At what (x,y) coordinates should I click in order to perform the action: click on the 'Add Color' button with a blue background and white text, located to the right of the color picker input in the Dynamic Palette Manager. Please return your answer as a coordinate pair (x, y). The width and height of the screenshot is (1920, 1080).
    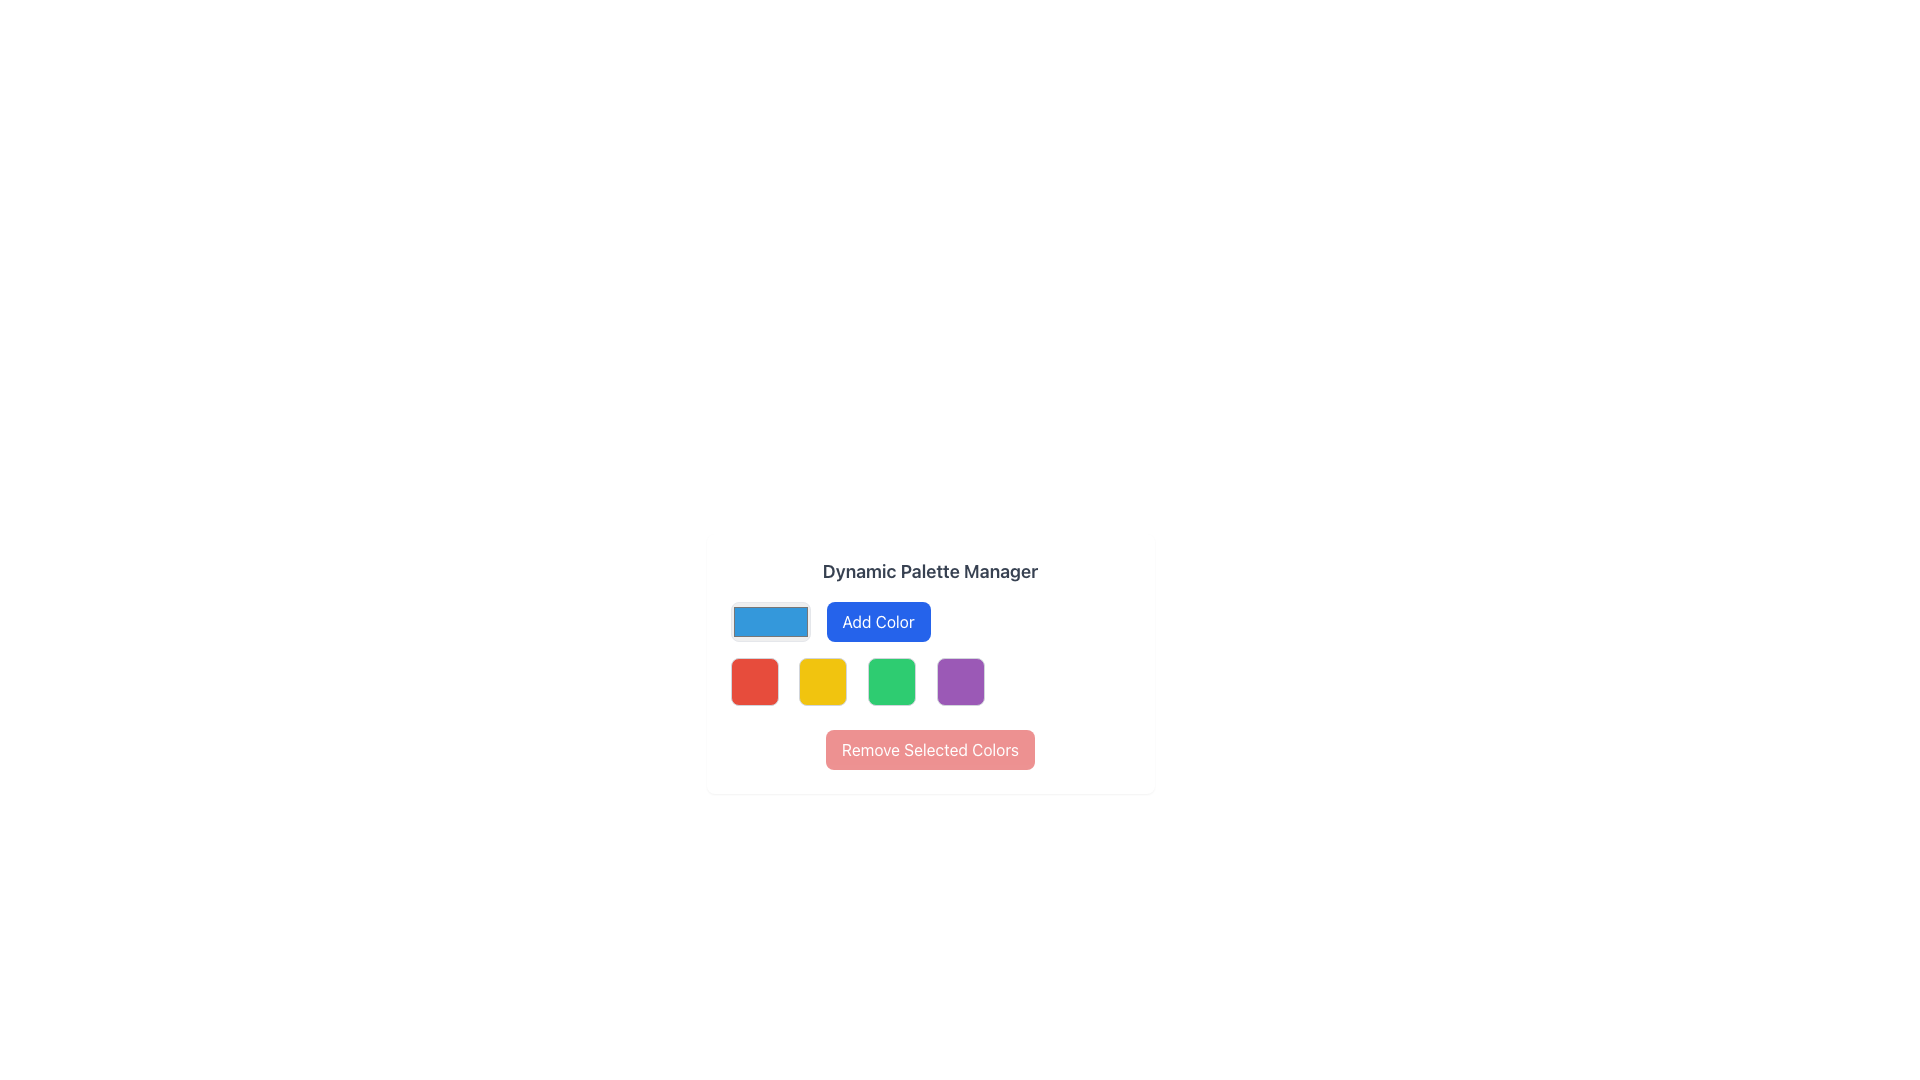
    Looking at the image, I should click on (878, 620).